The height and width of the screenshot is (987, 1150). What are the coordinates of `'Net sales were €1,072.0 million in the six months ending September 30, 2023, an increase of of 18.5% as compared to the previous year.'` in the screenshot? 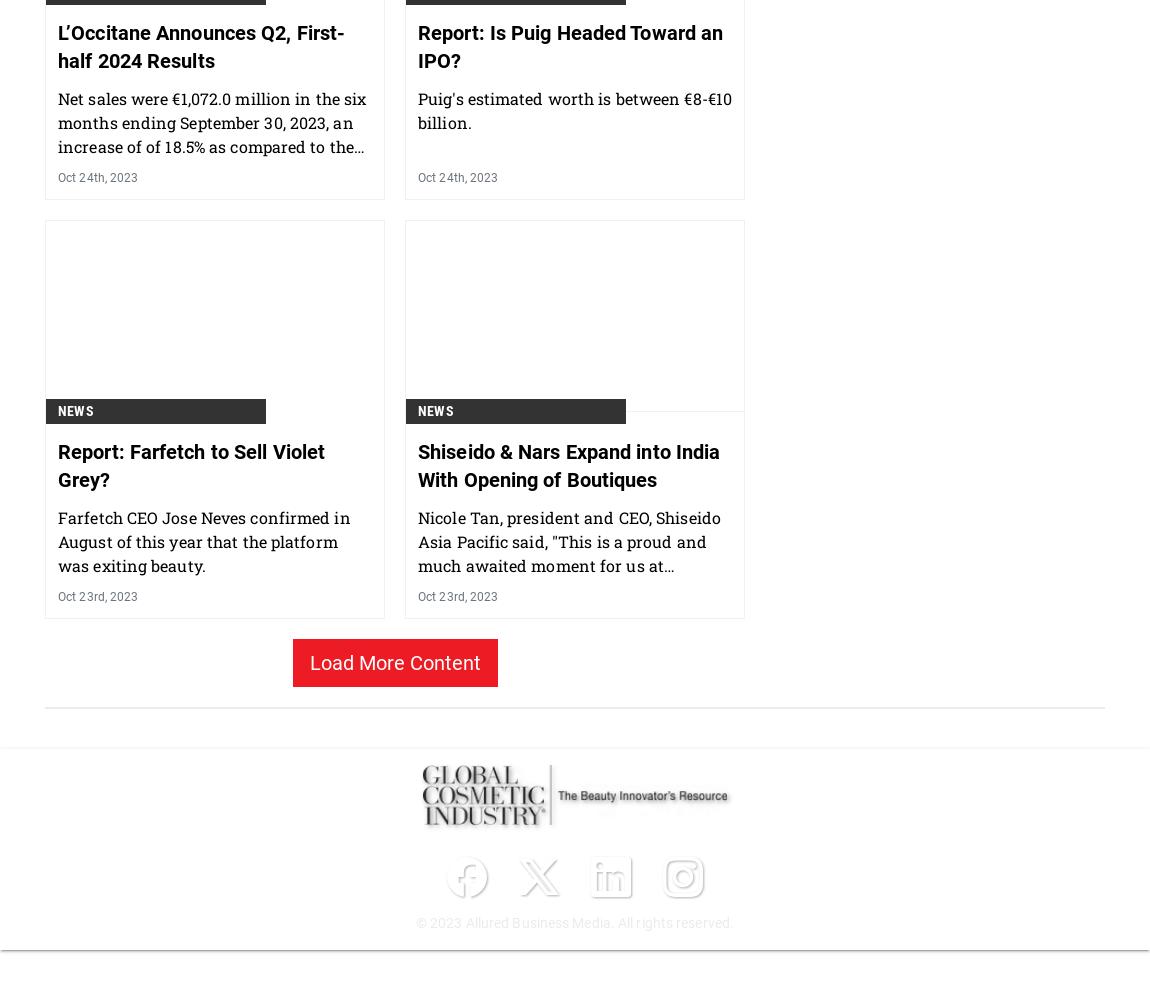 It's located at (210, 239).